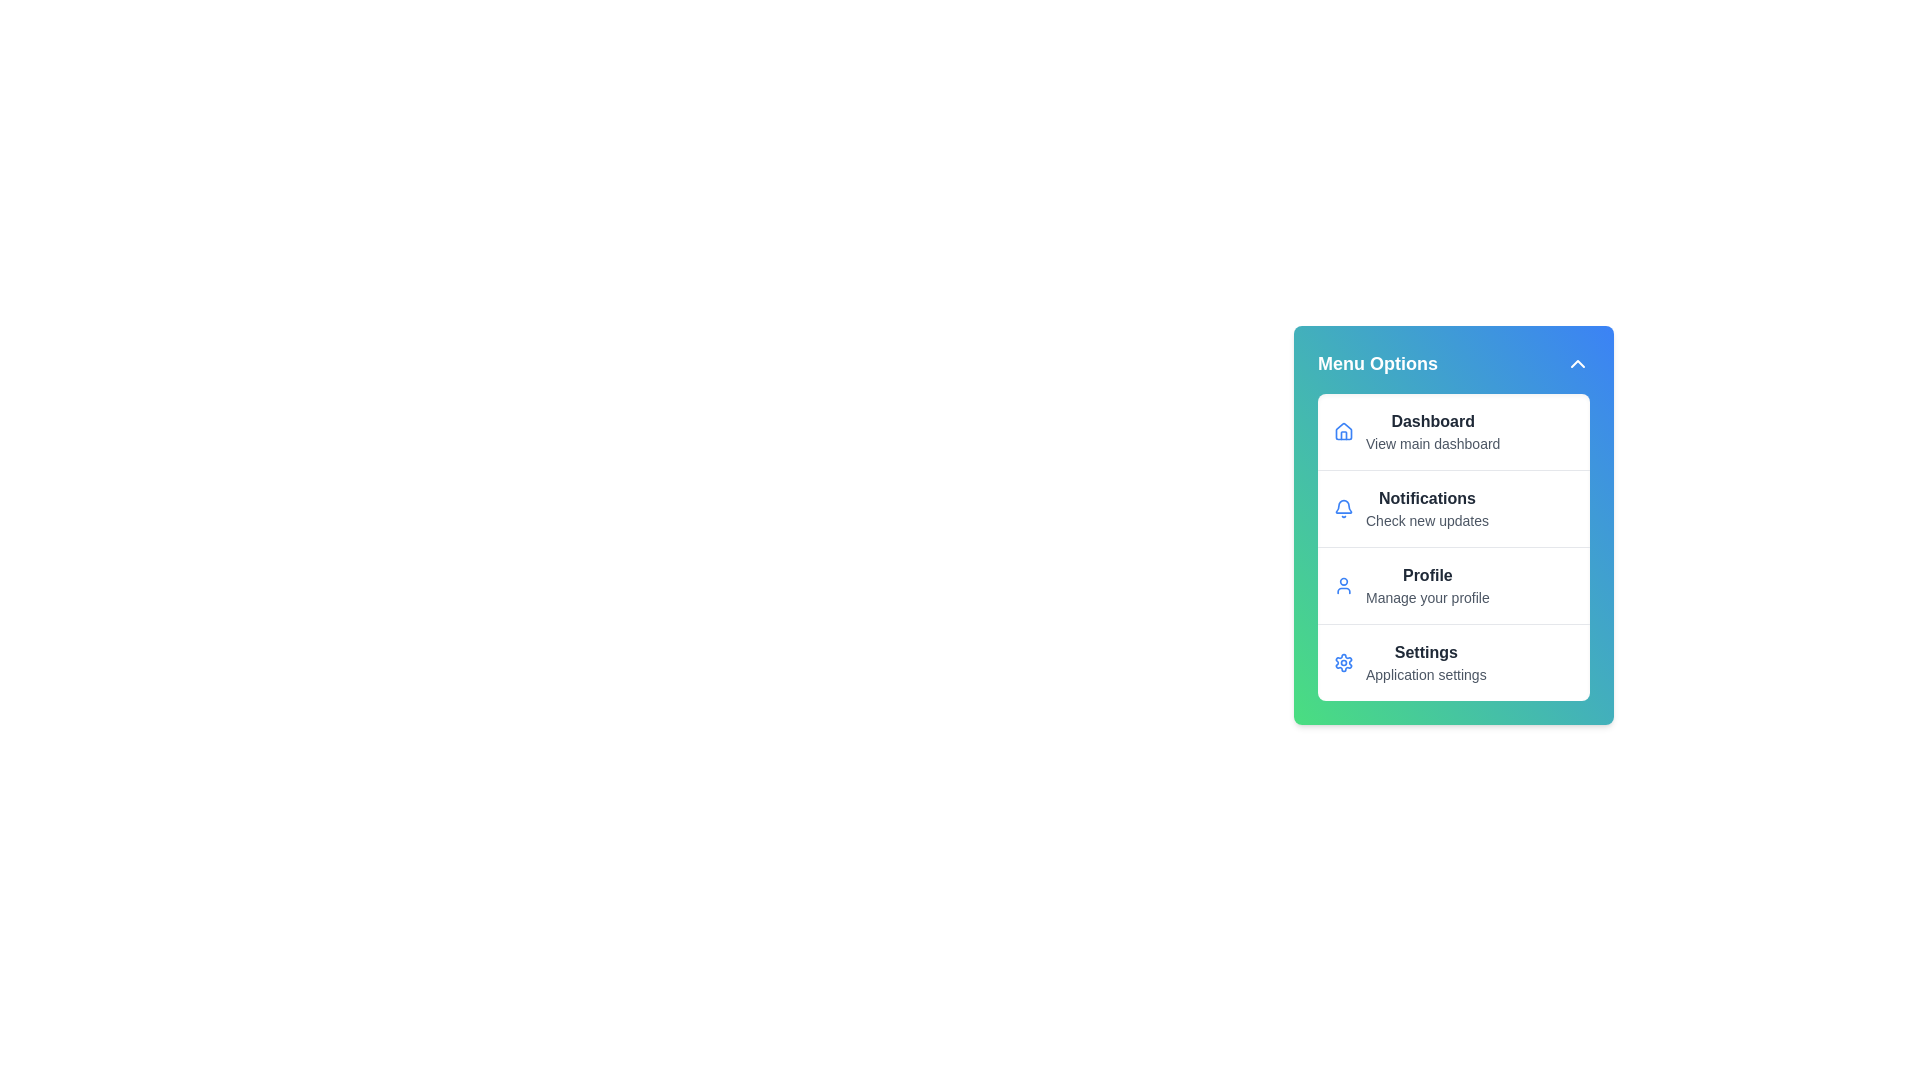 This screenshot has height=1080, width=1920. Describe the element at coordinates (1454, 363) in the screenshot. I see `the 'Menu Options' button to toggle the menu visibility` at that location.